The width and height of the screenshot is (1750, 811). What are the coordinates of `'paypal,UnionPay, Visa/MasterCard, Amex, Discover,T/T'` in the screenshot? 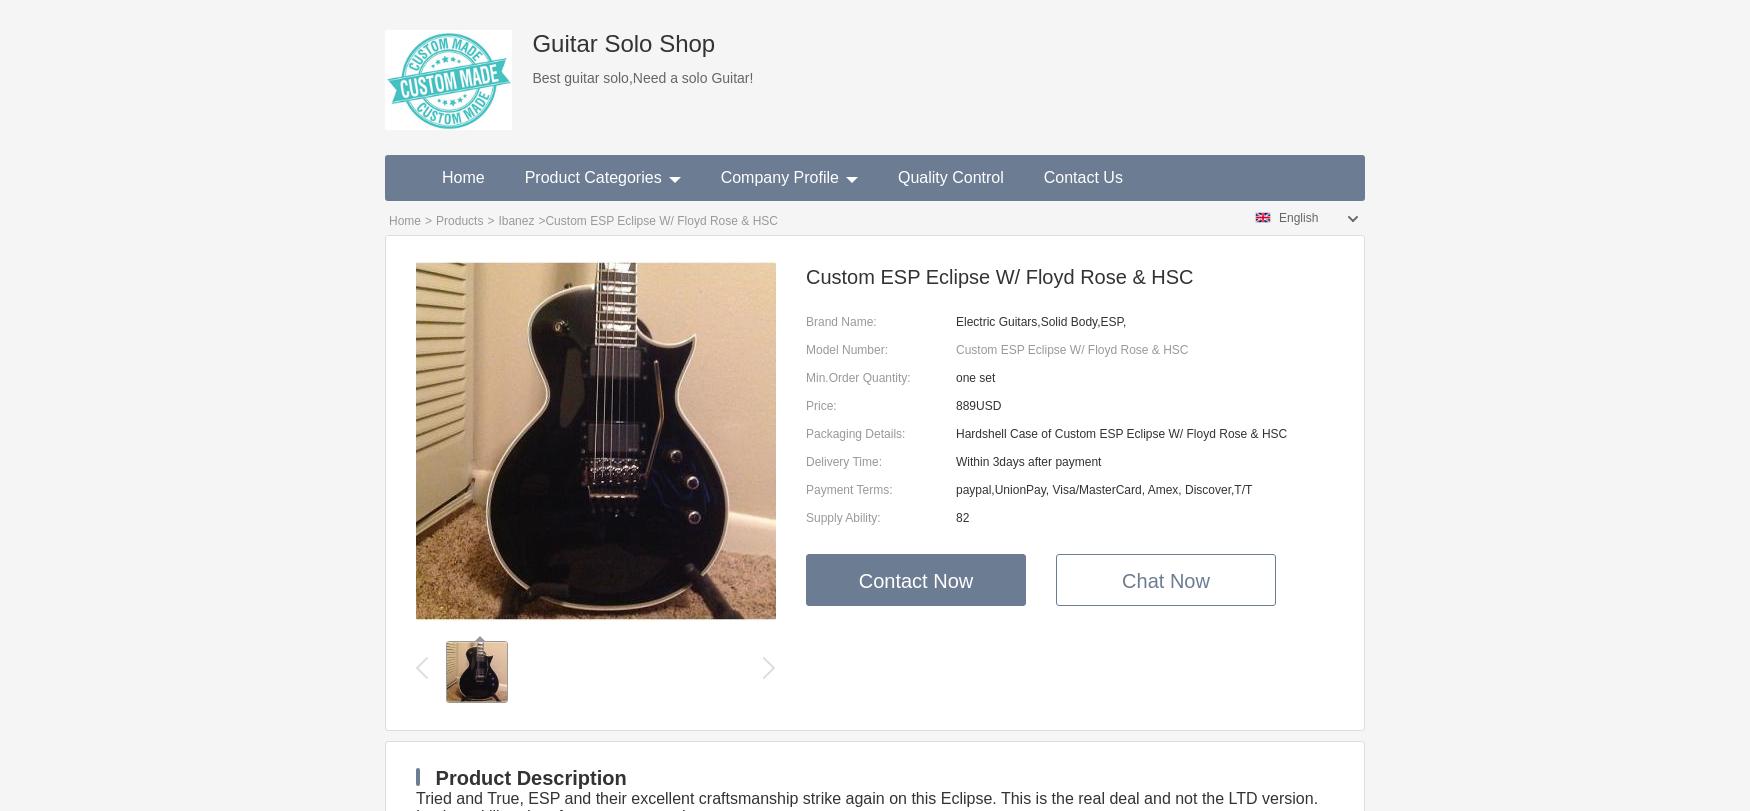 It's located at (956, 489).